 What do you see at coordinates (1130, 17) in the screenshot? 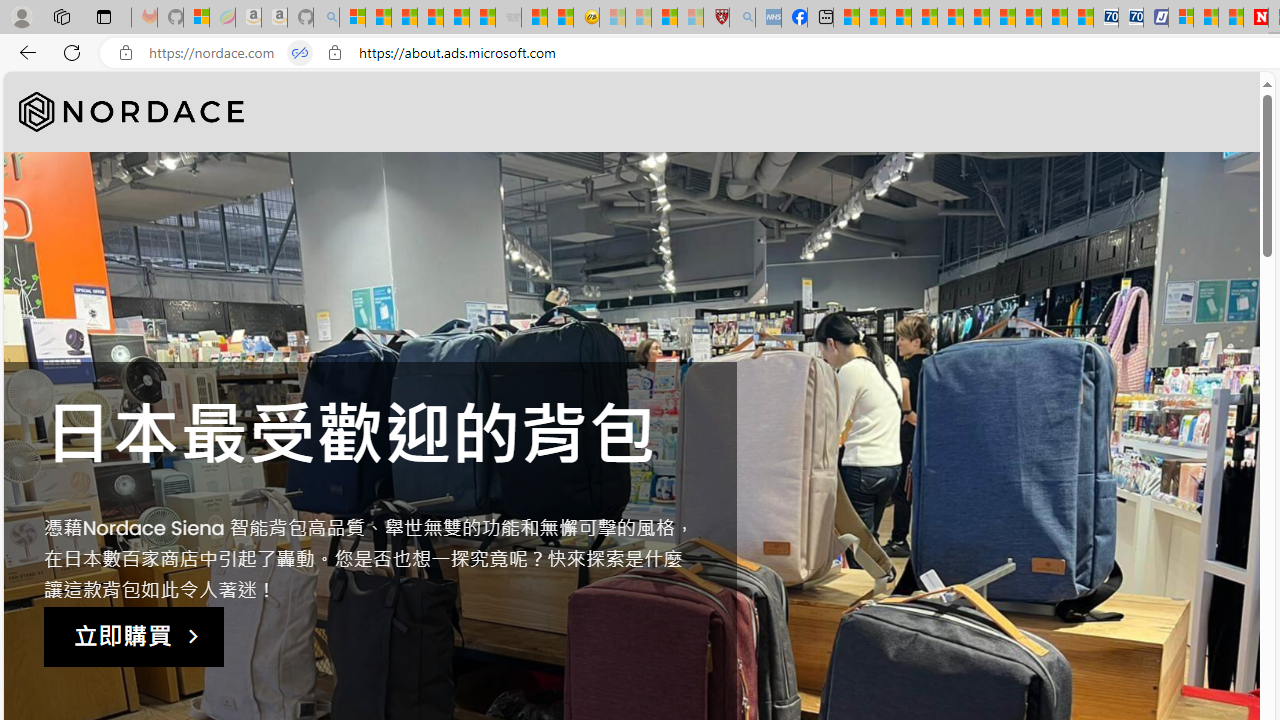
I see `'Cheap Hotels - Save70.com'` at bounding box center [1130, 17].